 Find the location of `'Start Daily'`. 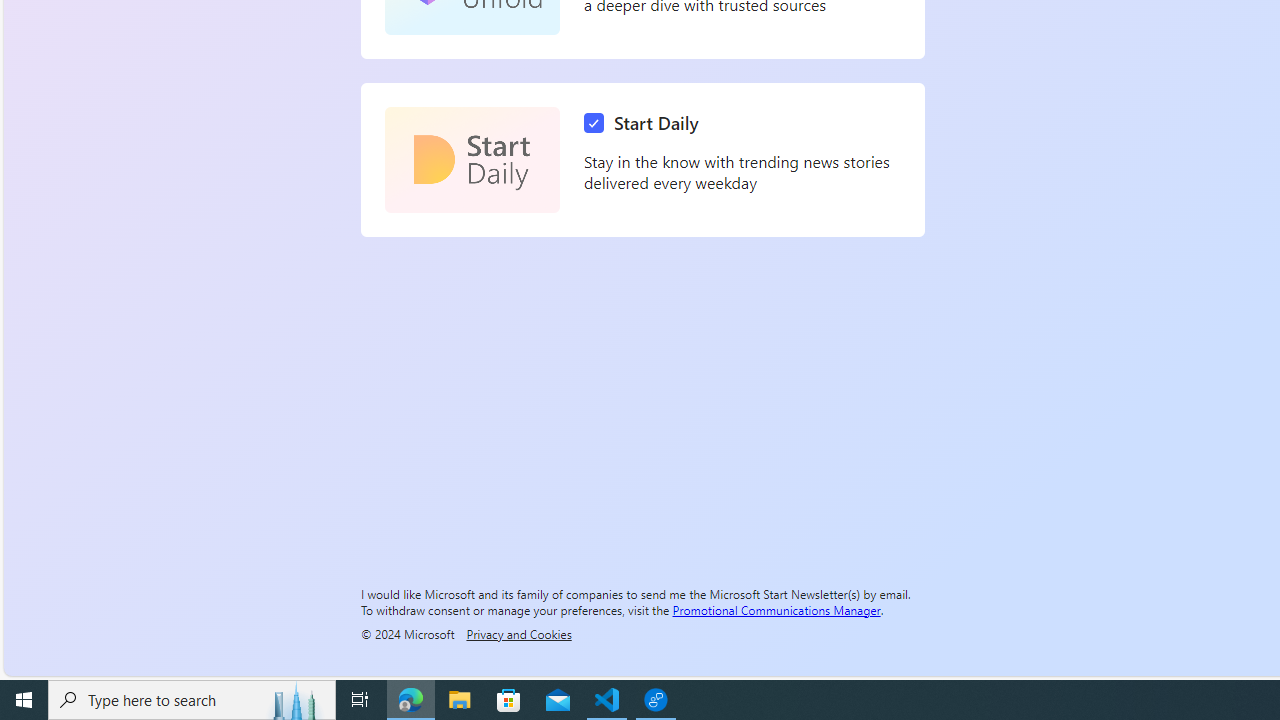

'Start Daily' is located at coordinates (471, 159).